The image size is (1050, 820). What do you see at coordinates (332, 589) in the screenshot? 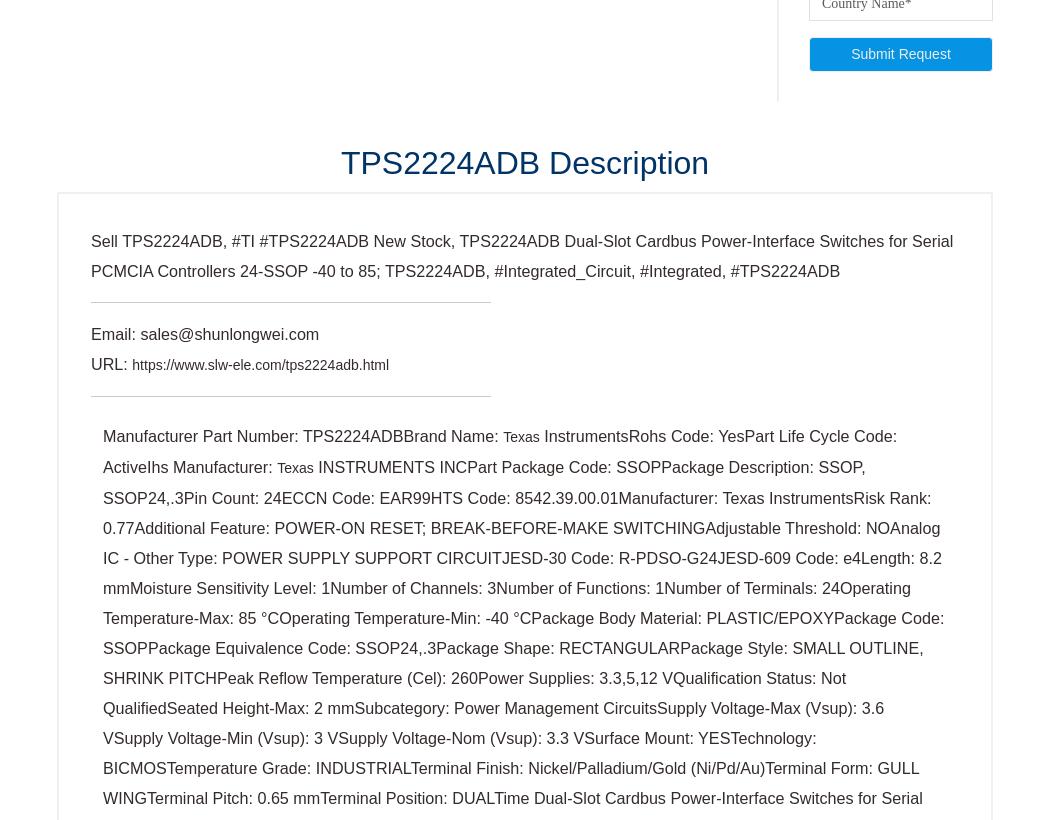
I see `'Infineon'` at bounding box center [332, 589].